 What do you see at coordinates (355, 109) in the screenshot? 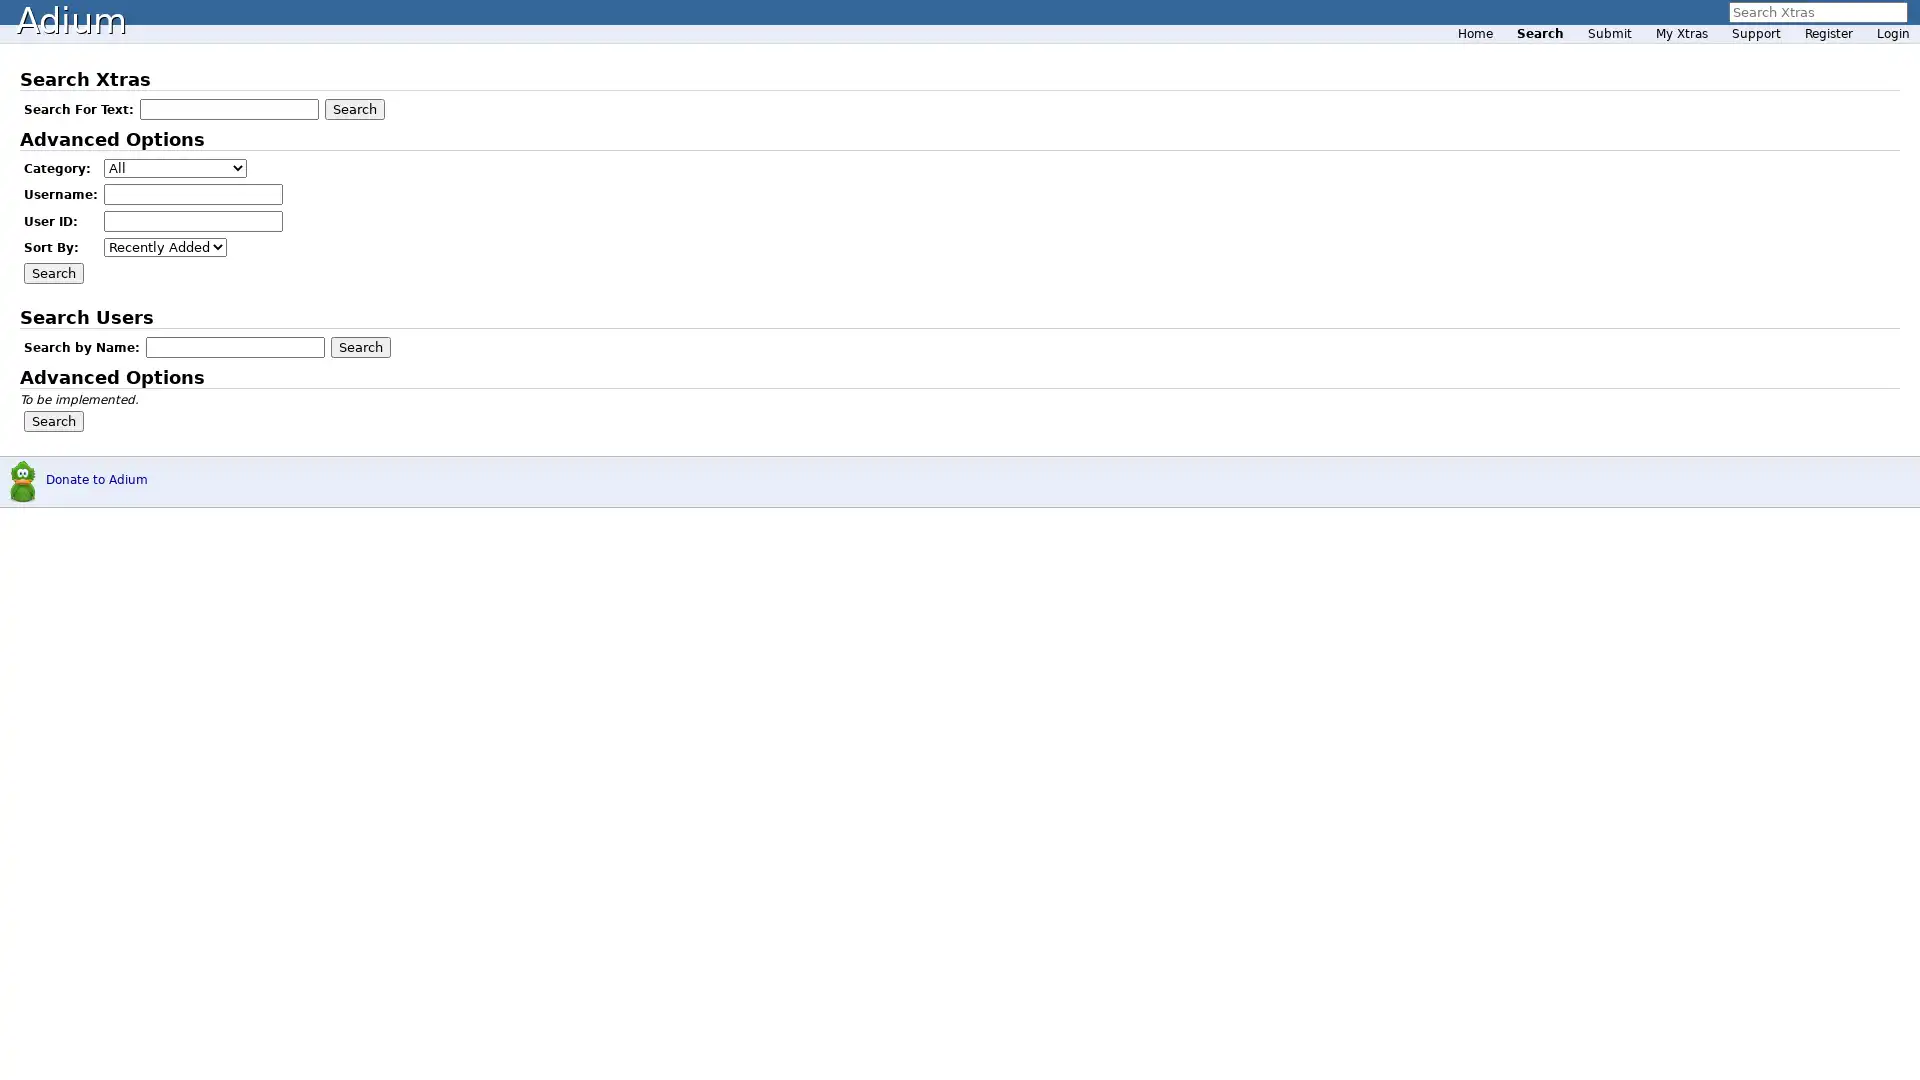
I see `Search` at bounding box center [355, 109].